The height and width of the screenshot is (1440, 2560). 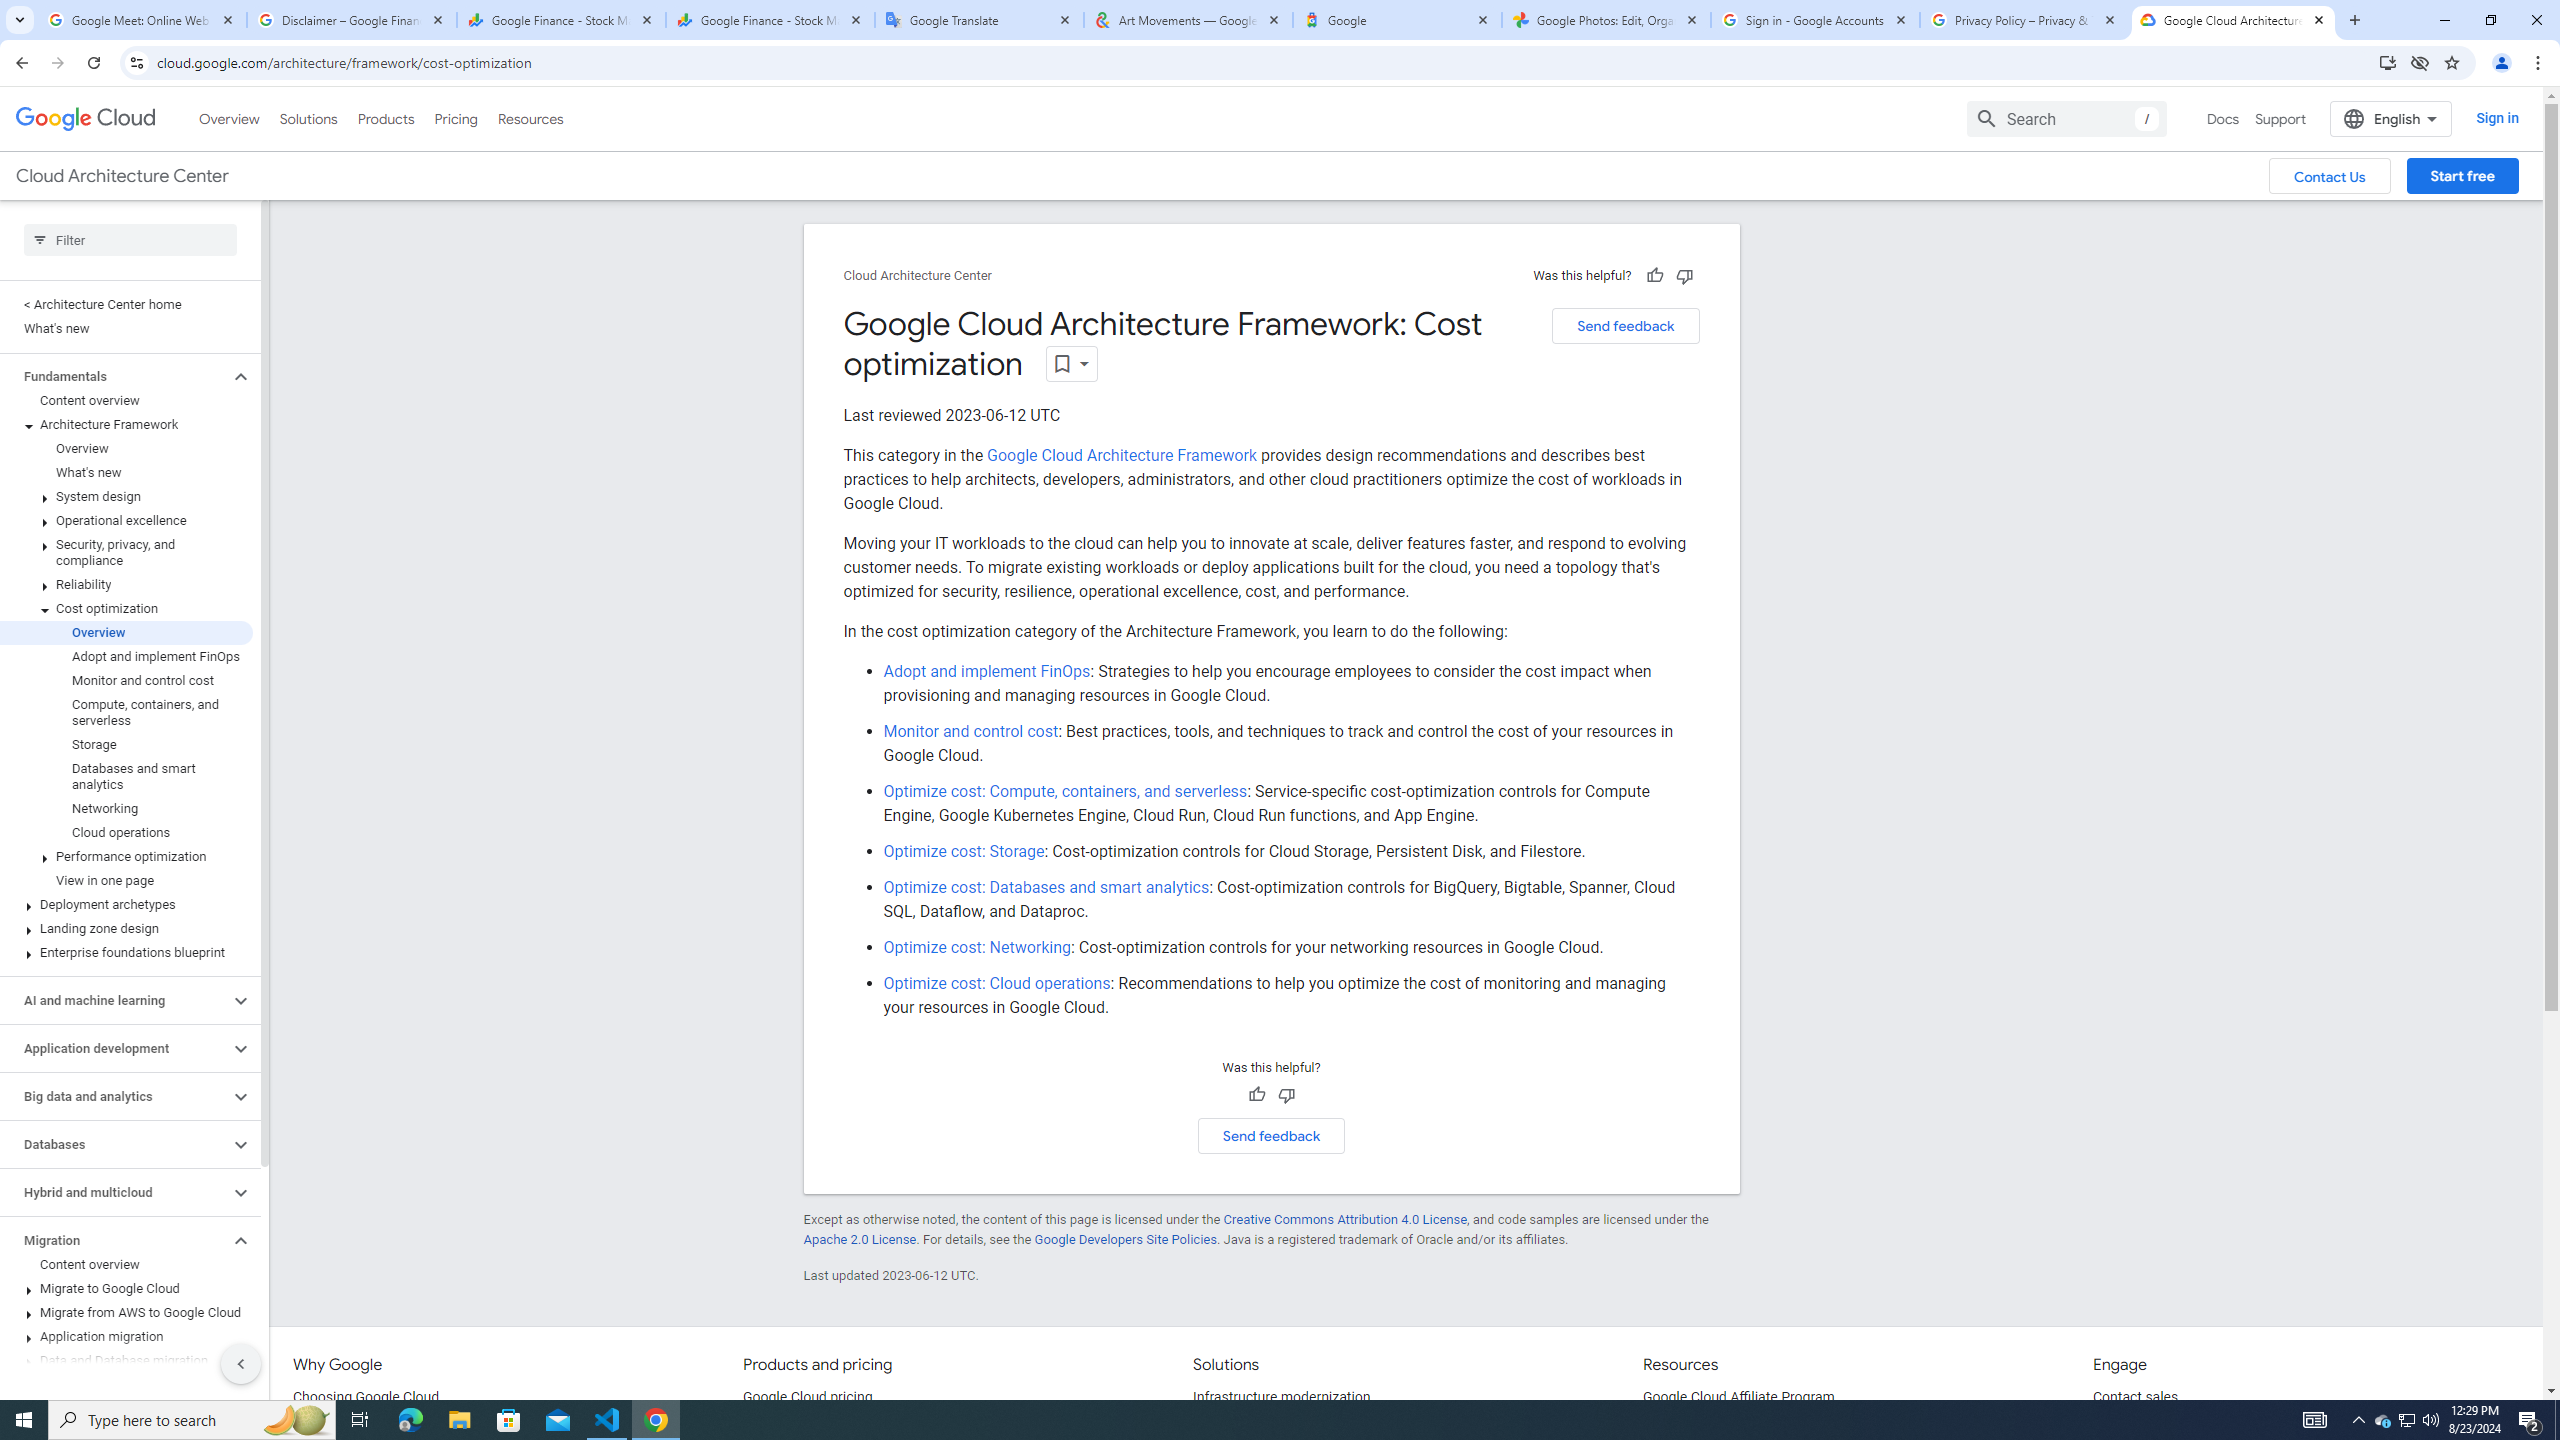 What do you see at coordinates (978, 19) in the screenshot?
I see `'Google Translate'` at bounding box center [978, 19].